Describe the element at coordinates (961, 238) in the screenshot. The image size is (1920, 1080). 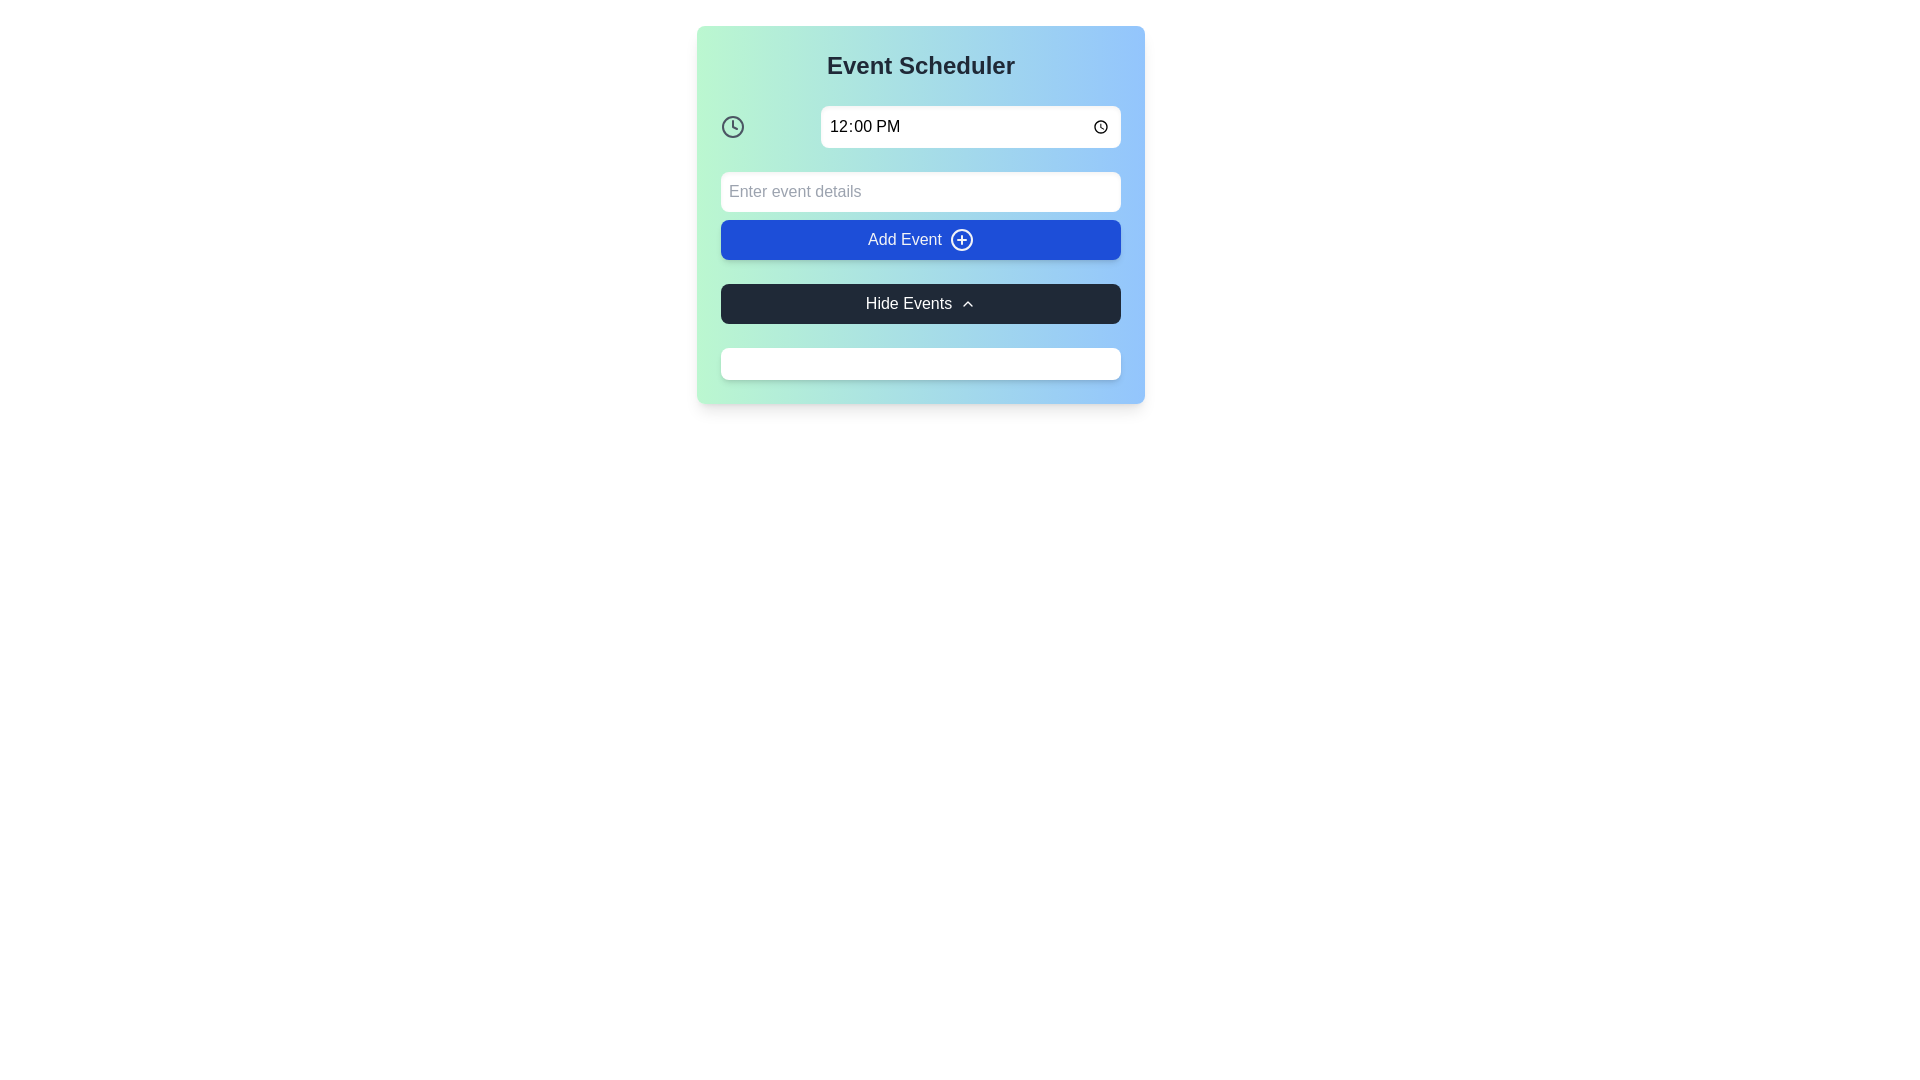
I see `the SVG circle element that is part of the plus-sign icon inside the button labeled 'Add Event'` at that location.